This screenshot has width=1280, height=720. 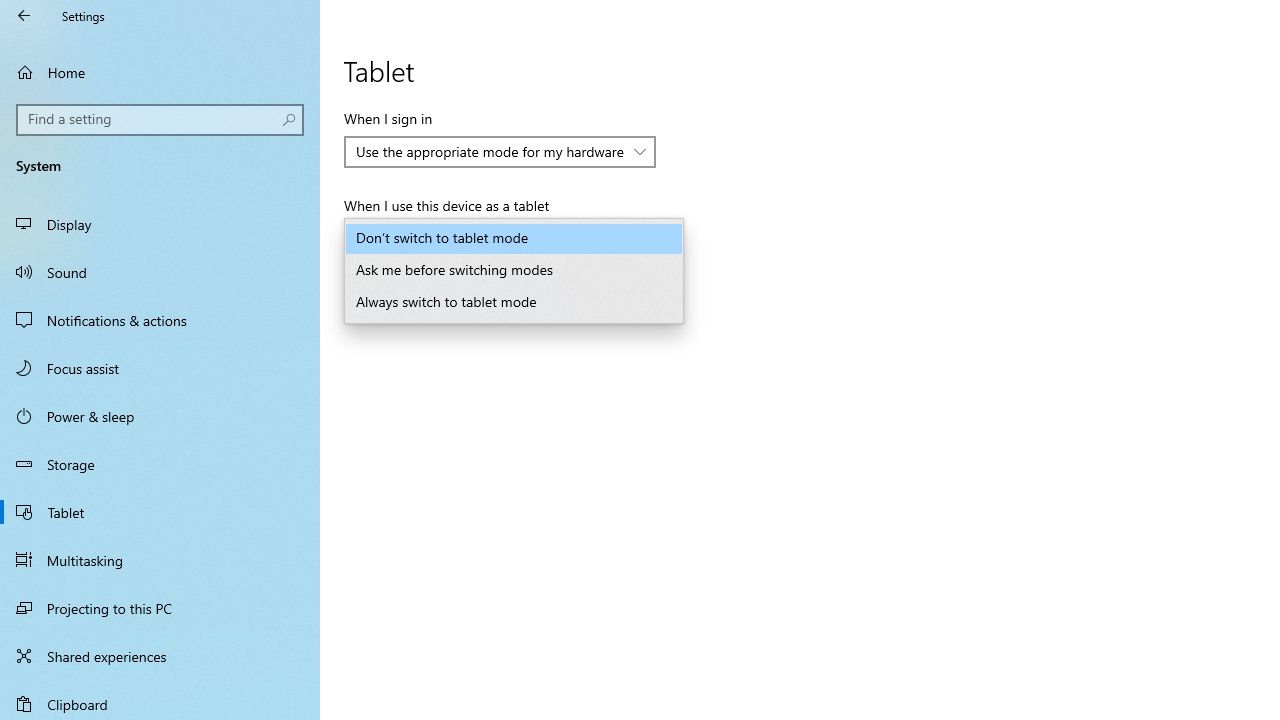 What do you see at coordinates (514, 271) in the screenshot?
I see `'Ask me before switching modes'` at bounding box center [514, 271].